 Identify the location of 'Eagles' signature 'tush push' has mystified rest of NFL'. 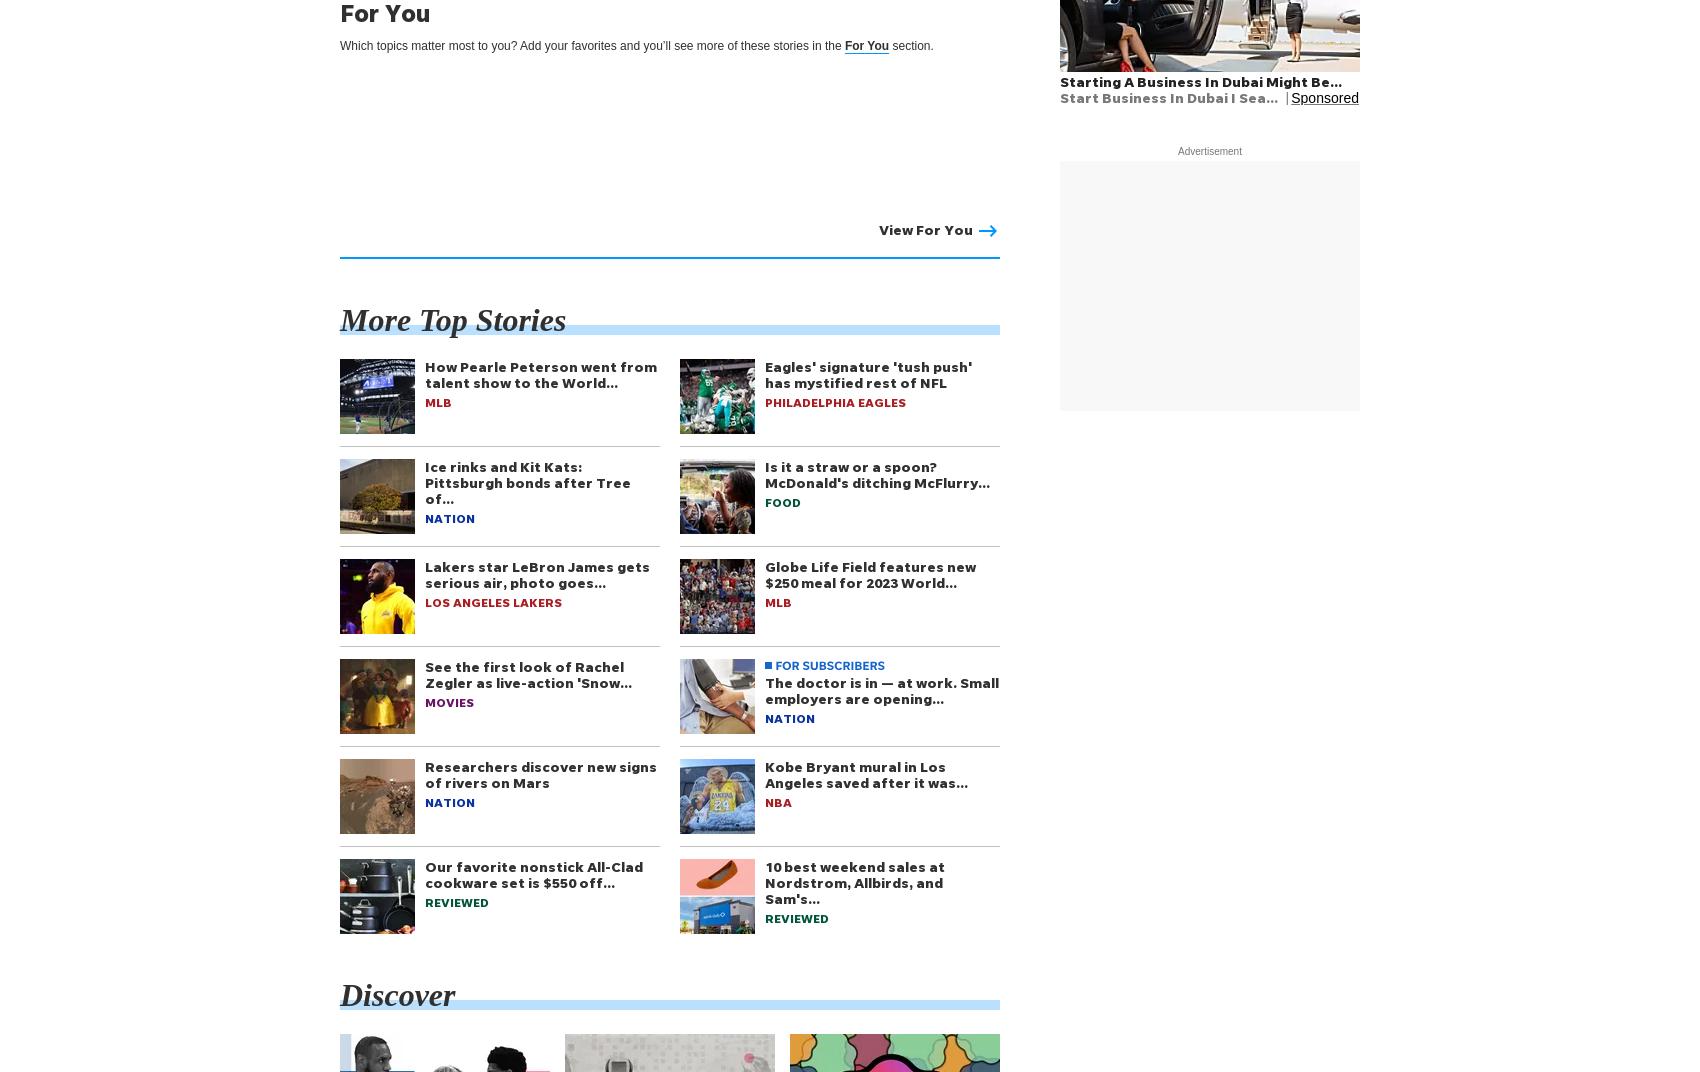
(868, 374).